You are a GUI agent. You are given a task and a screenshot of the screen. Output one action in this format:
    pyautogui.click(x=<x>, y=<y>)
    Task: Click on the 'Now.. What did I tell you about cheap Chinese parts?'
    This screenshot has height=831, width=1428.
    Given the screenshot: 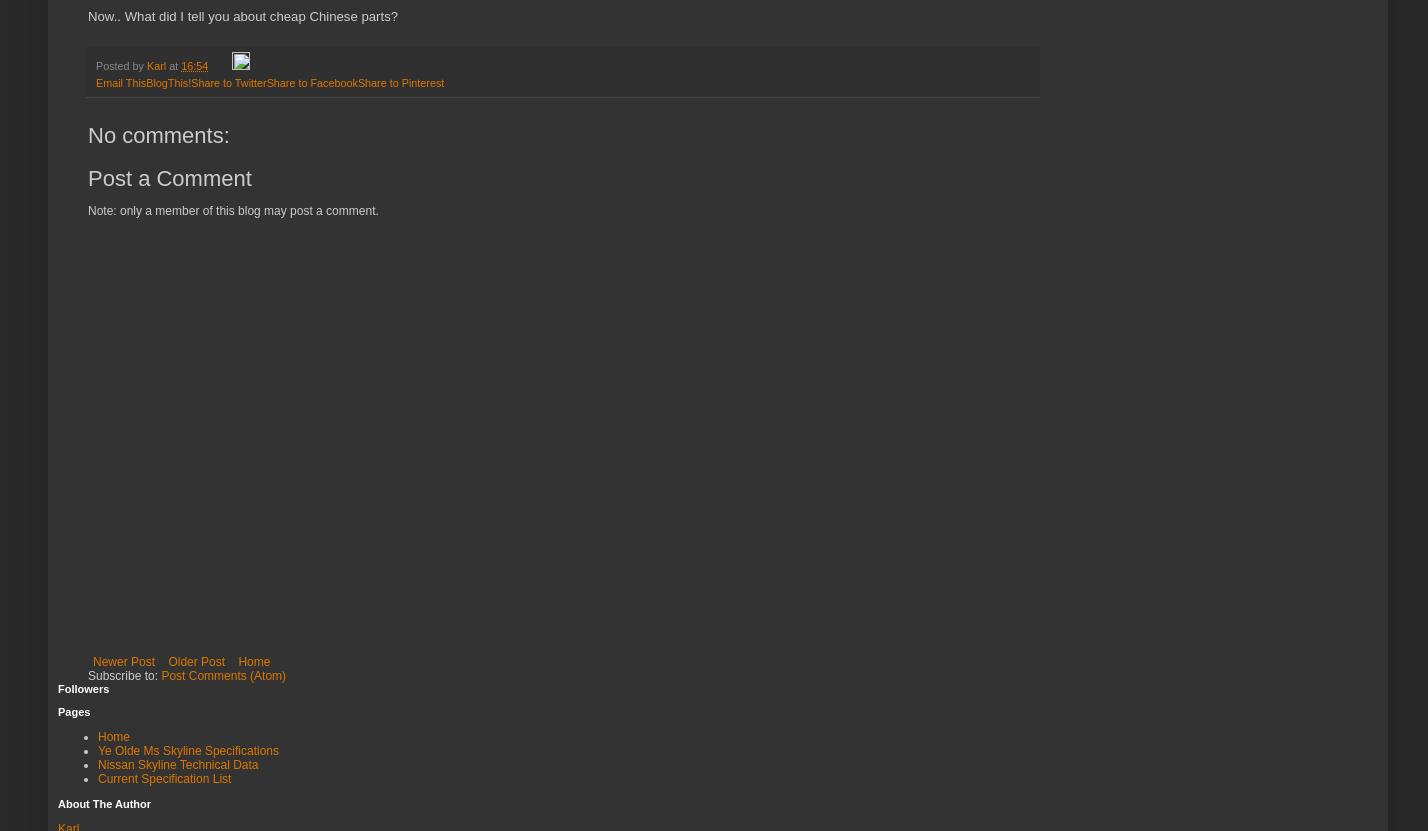 What is the action you would take?
    pyautogui.click(x=243, y=16)
    